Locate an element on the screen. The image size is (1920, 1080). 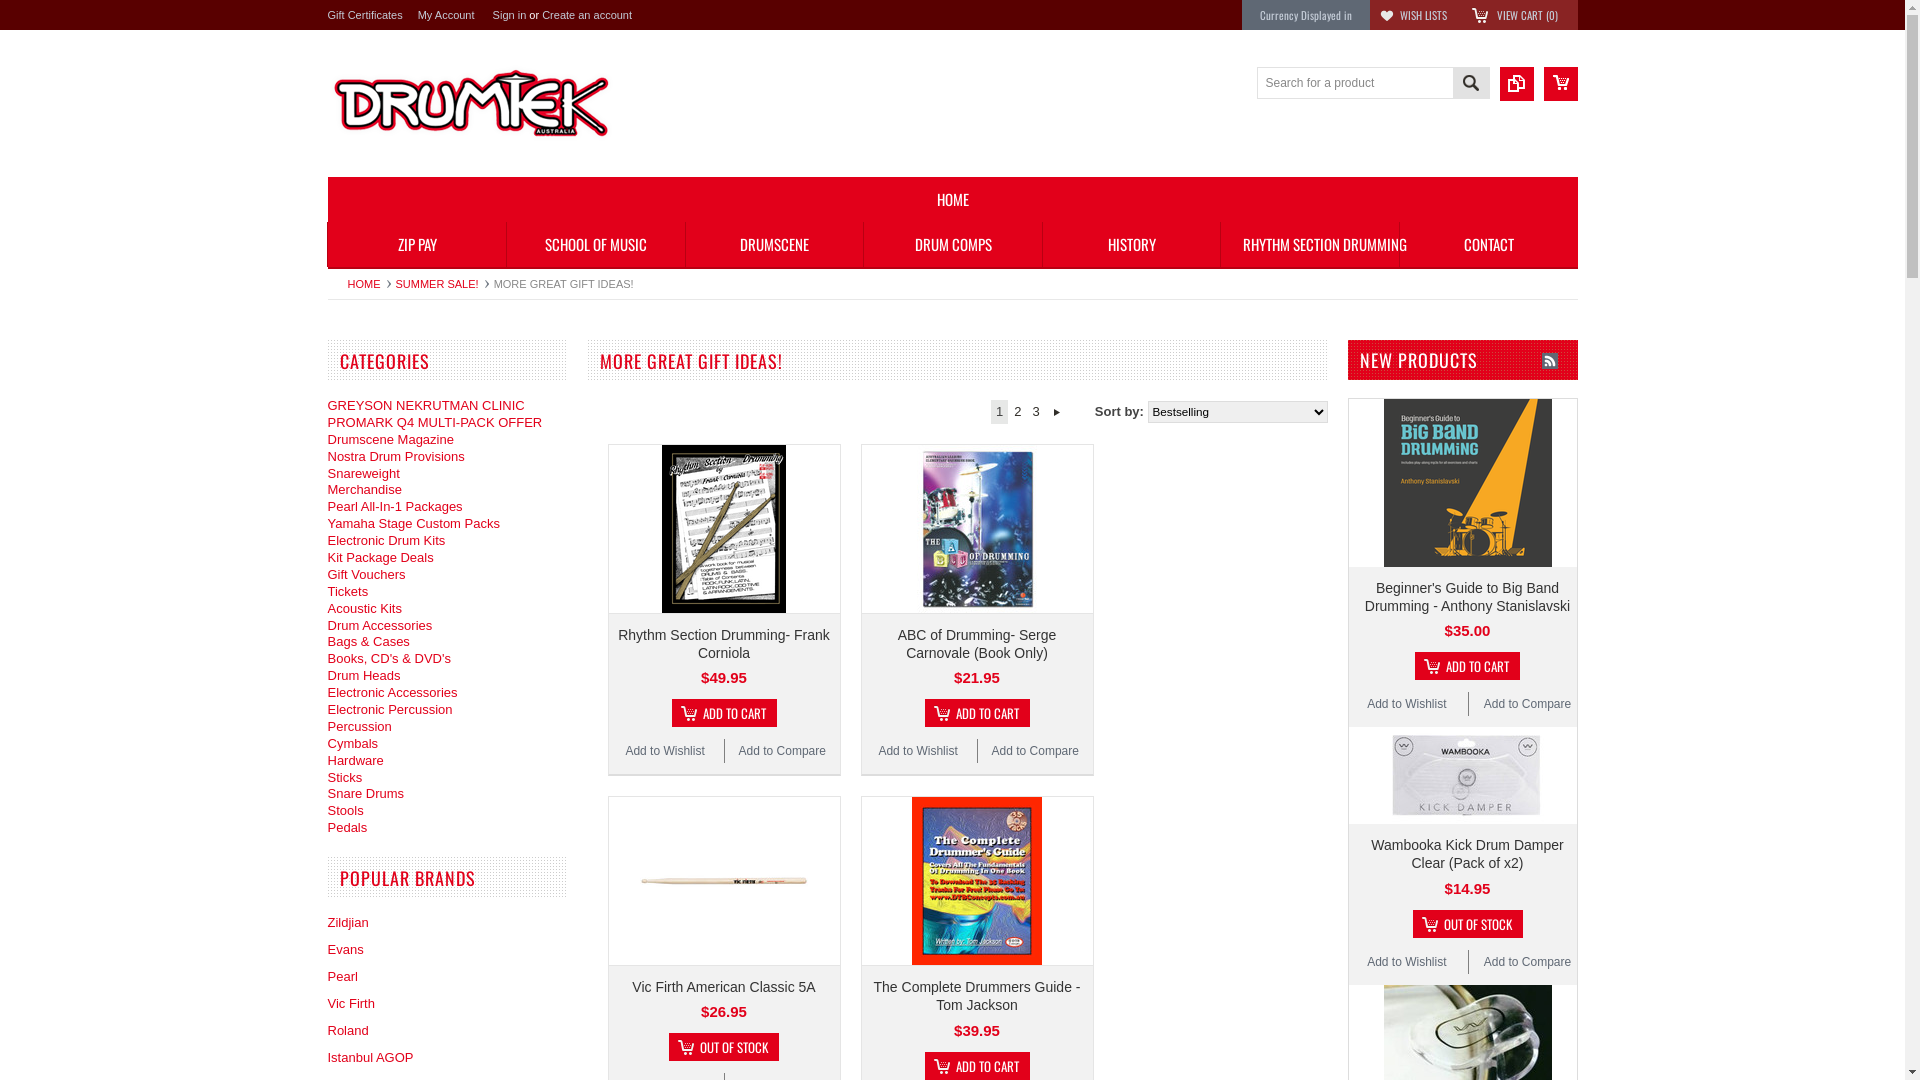
'Electronic Percussion' is located at coordinates (390, 708).